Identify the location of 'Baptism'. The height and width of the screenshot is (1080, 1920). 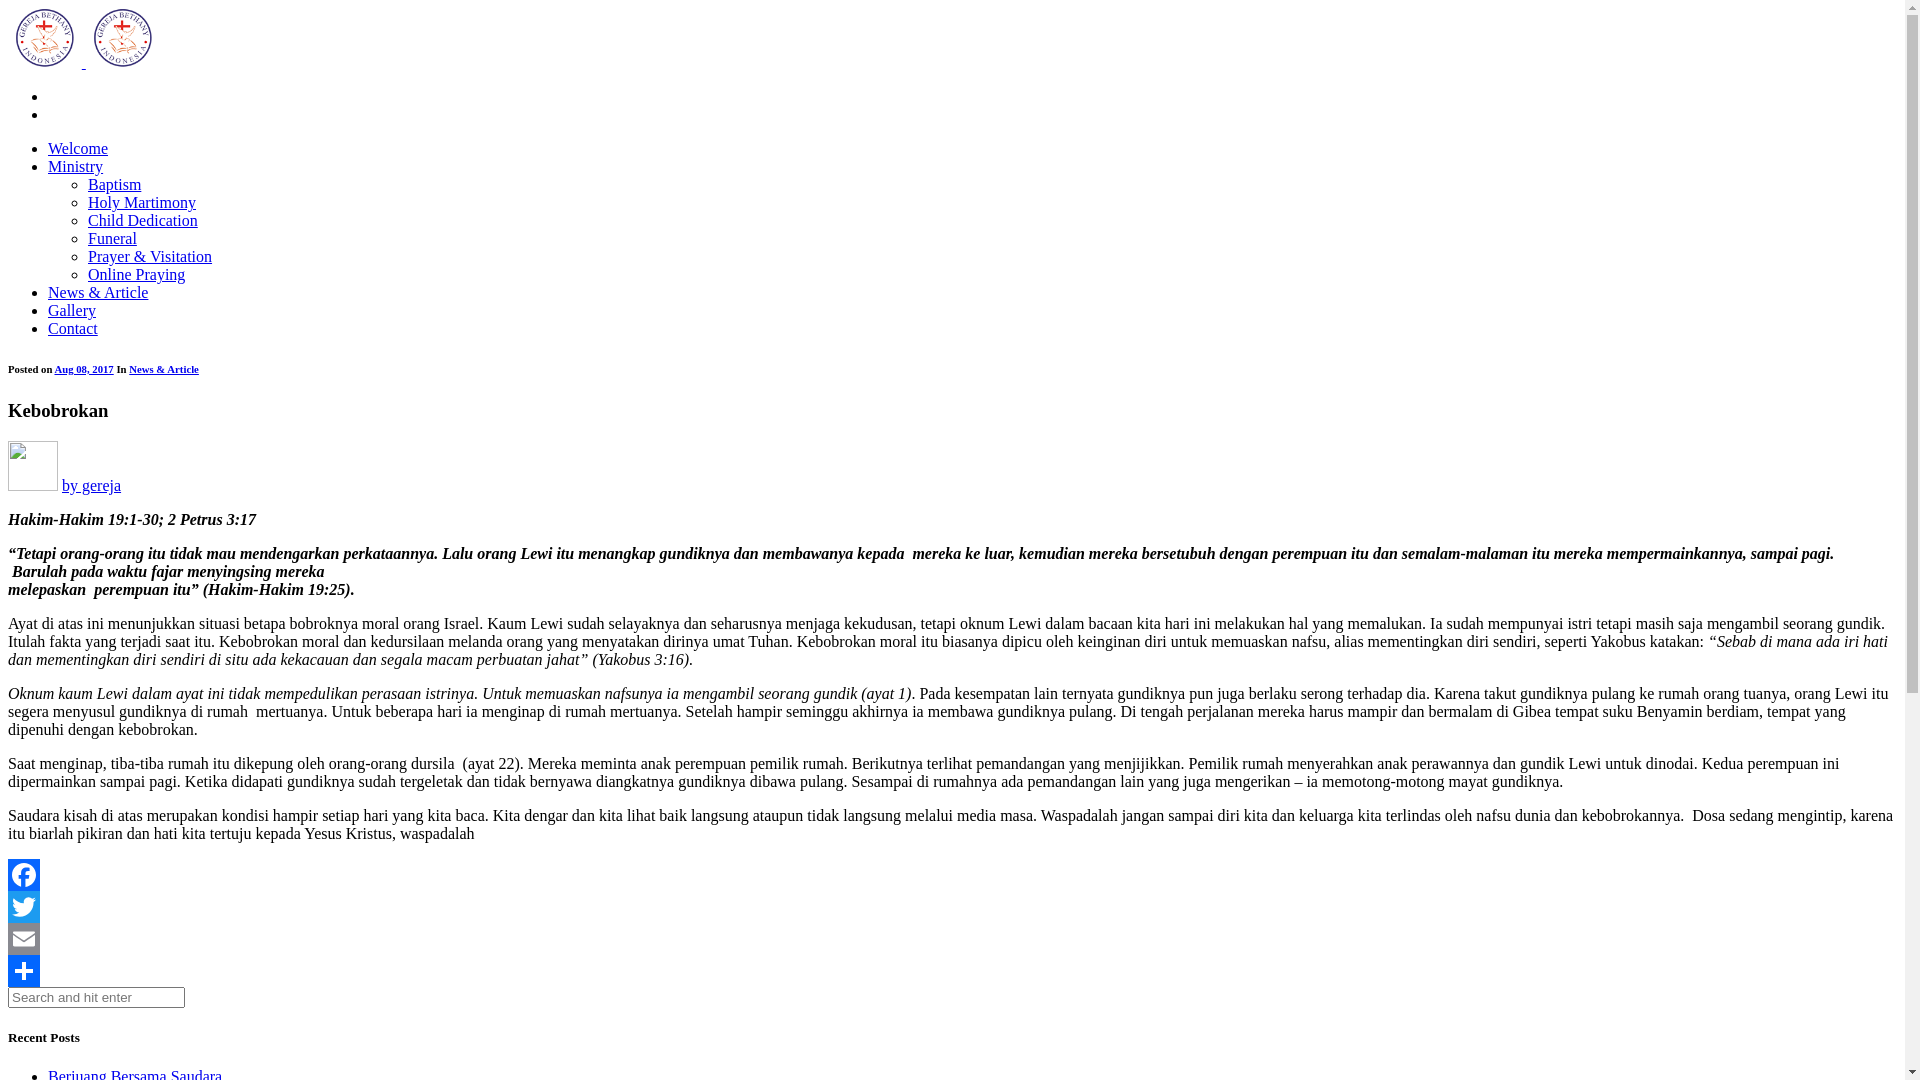
(86, 184).